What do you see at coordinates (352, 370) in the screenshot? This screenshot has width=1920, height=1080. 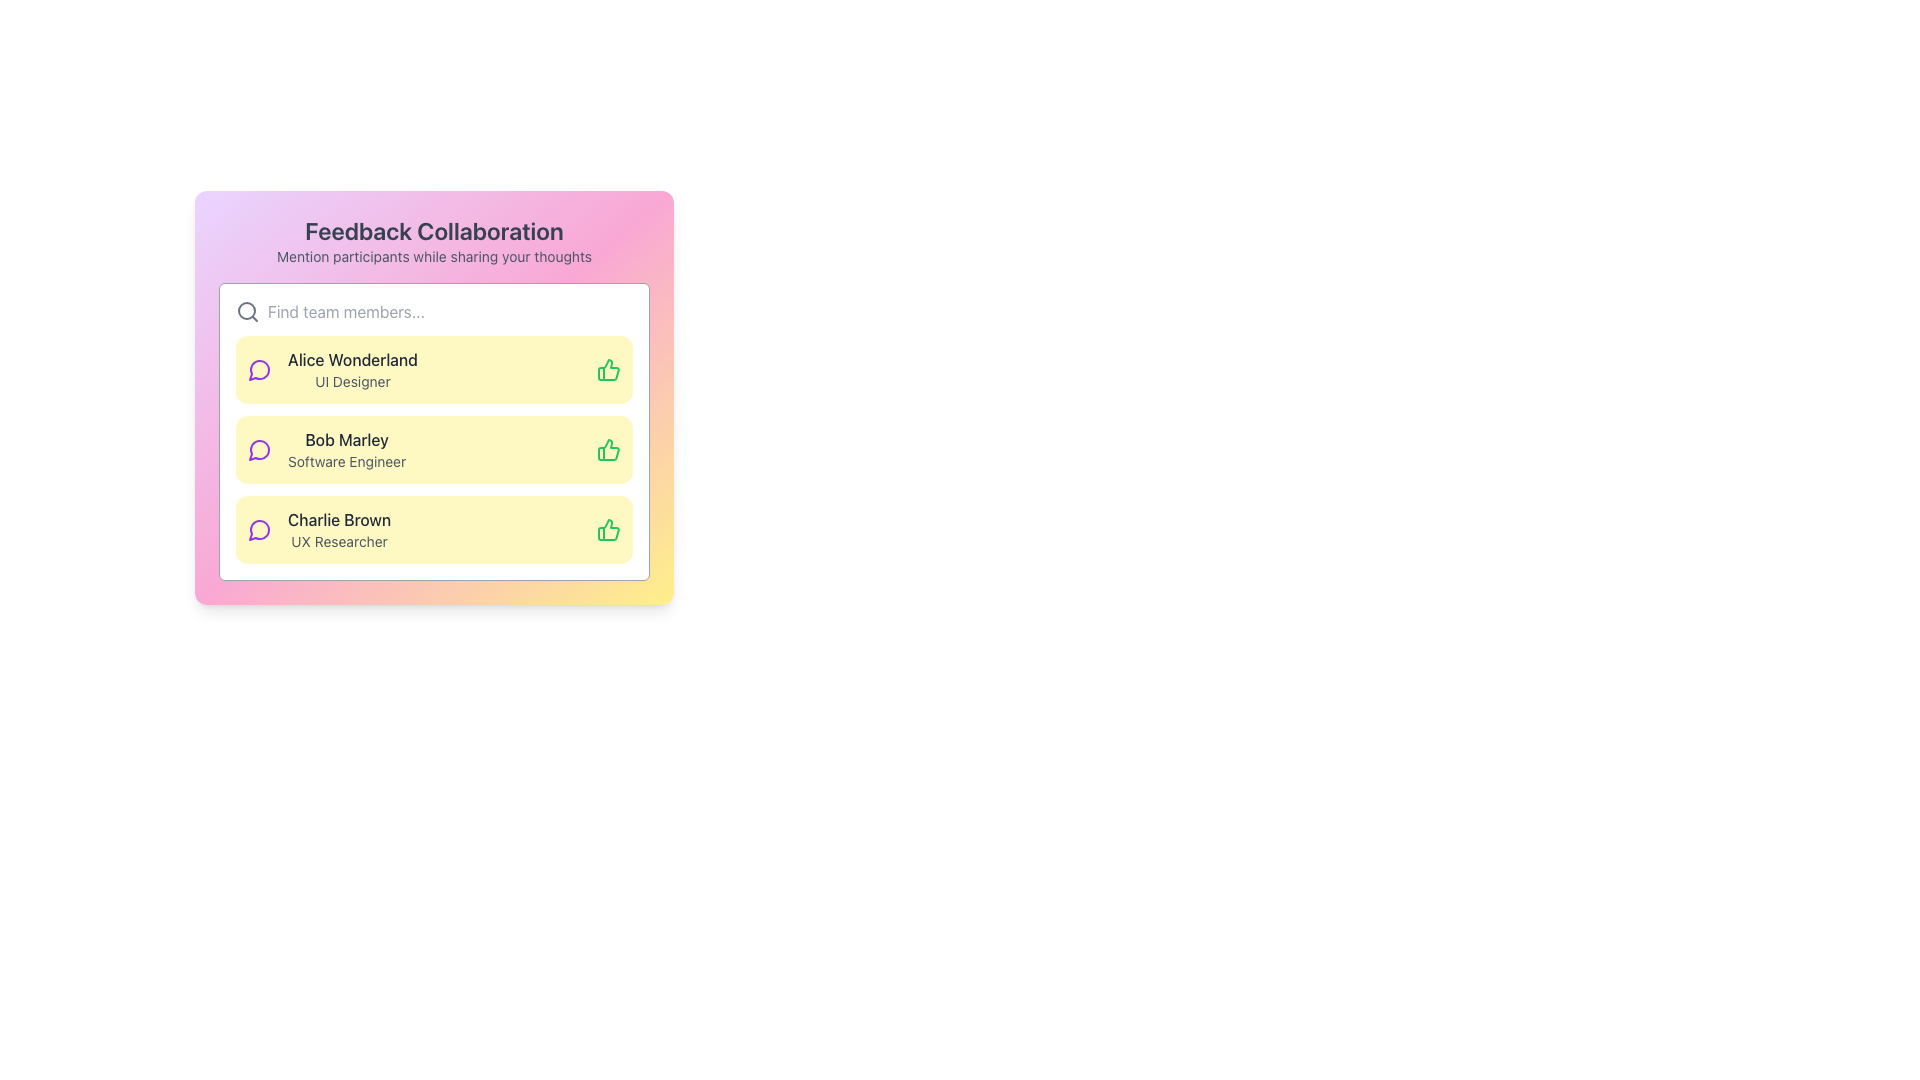 I see `the text display that shows the name and role of the top participant in the feedback collaboration interface, which is centrally located above the participants 'Bob Marley' and 'Charlie Brown'` at bounding box center [352, 370].